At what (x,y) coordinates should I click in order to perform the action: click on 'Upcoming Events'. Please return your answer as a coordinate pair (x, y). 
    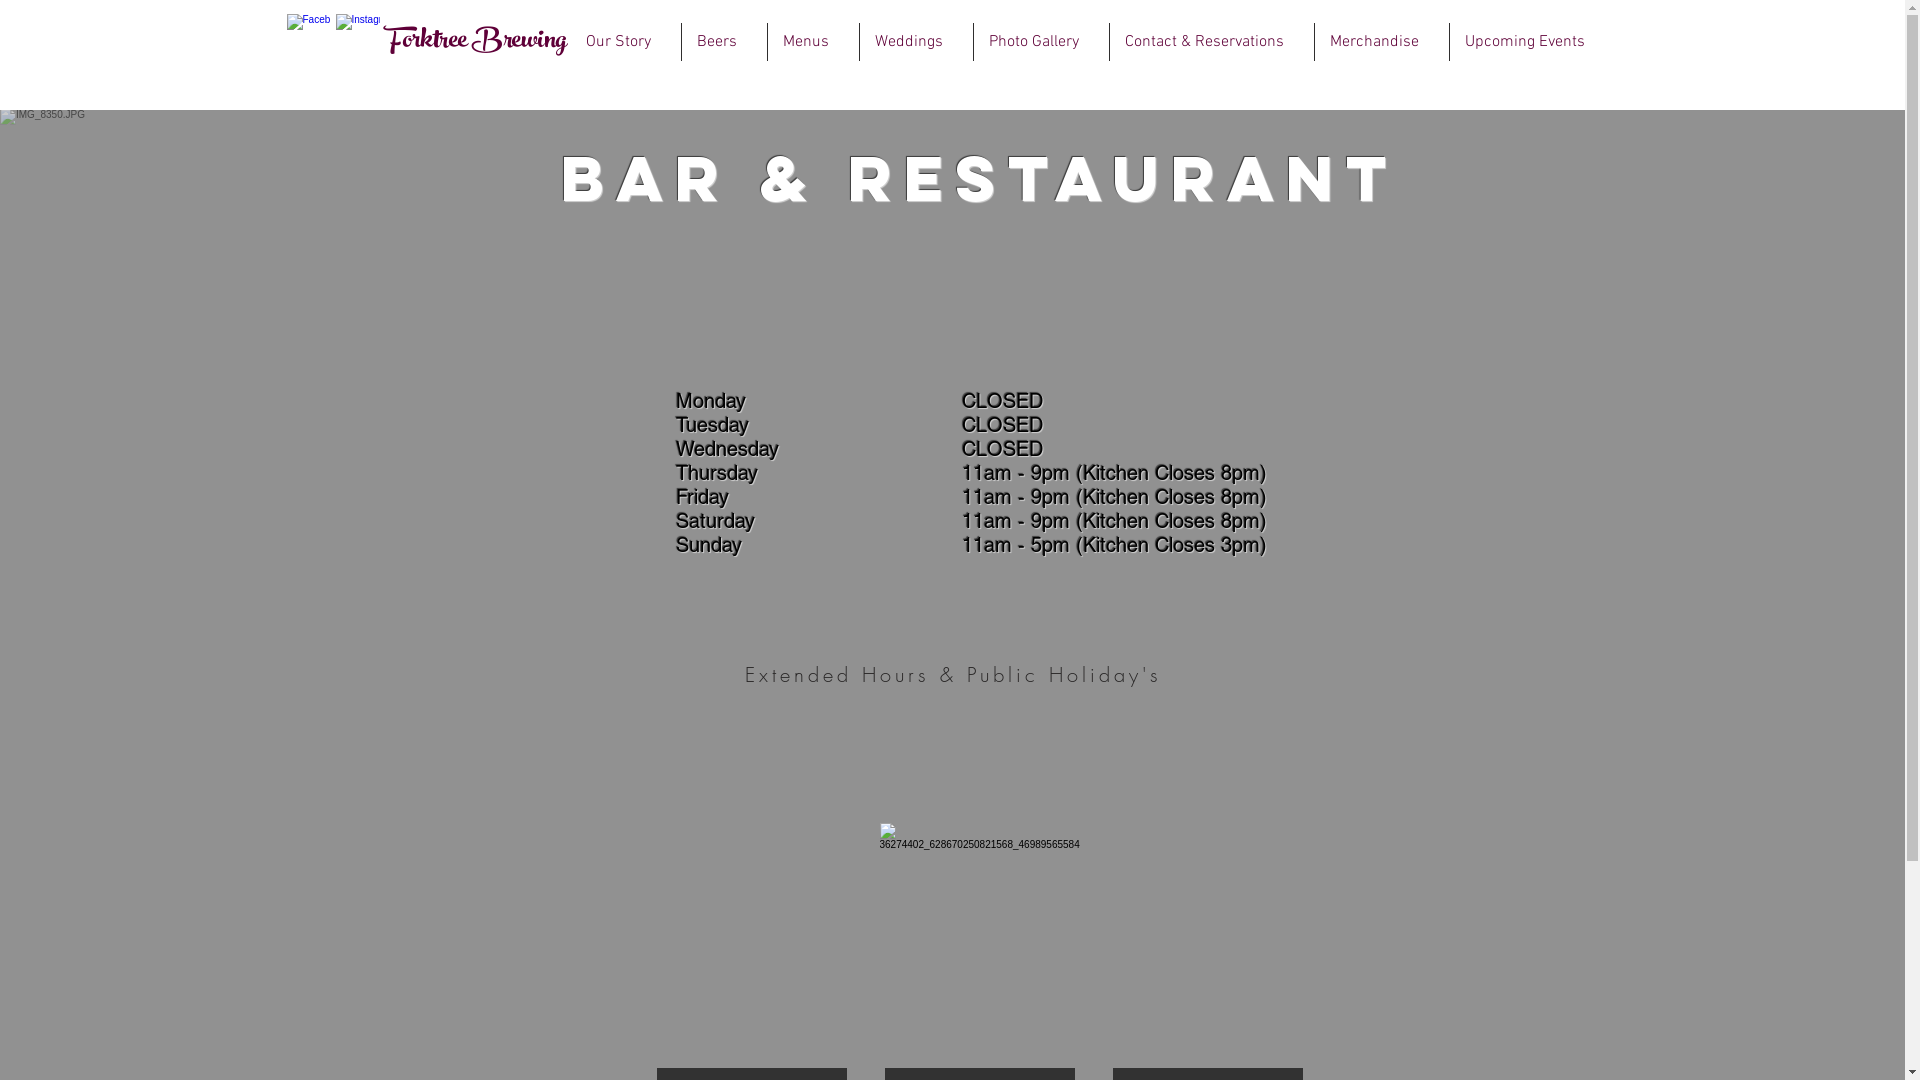
    Looking at the image, I should click on (1449, 42).